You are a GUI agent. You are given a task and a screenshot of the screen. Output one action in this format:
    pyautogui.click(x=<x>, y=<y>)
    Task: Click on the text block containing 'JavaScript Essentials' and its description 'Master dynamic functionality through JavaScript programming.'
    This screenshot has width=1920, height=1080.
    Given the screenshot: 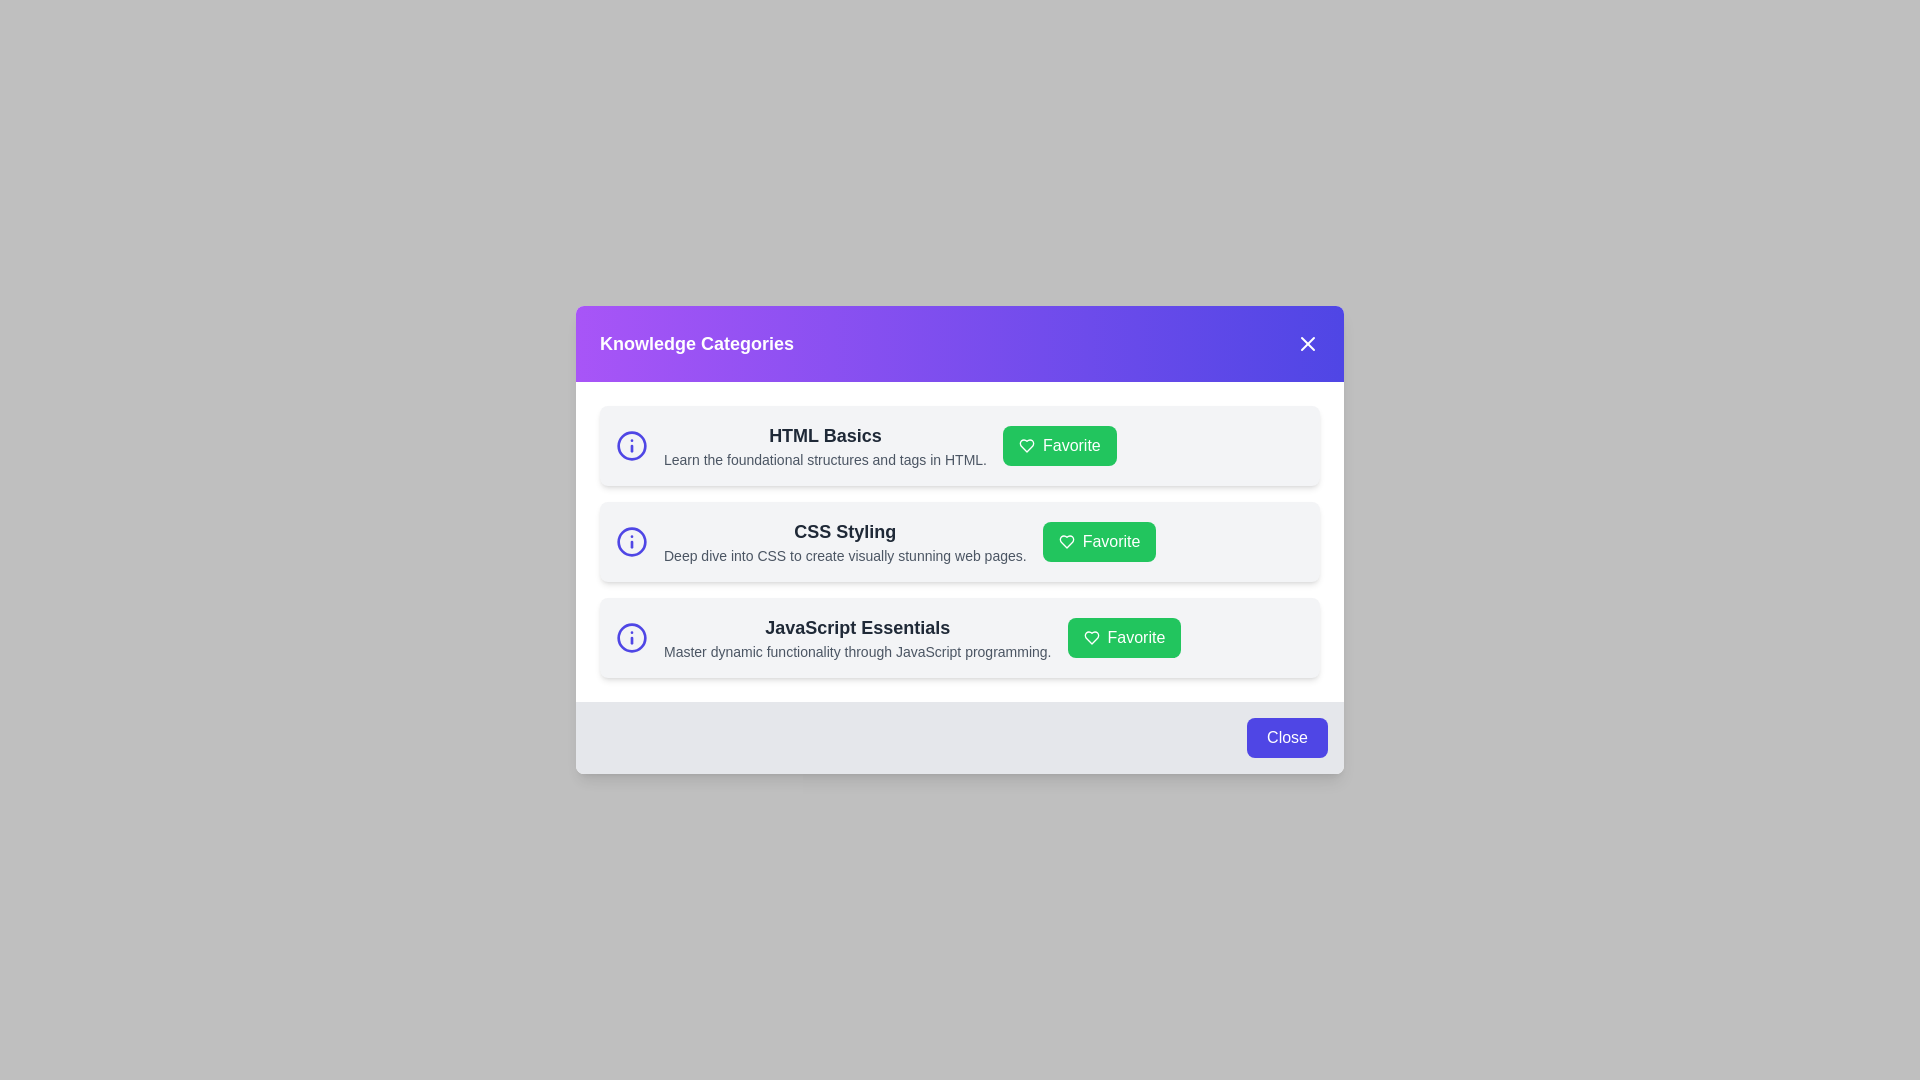 What is the action you would take?
    pyautogui.click(x=857, y=637)
    